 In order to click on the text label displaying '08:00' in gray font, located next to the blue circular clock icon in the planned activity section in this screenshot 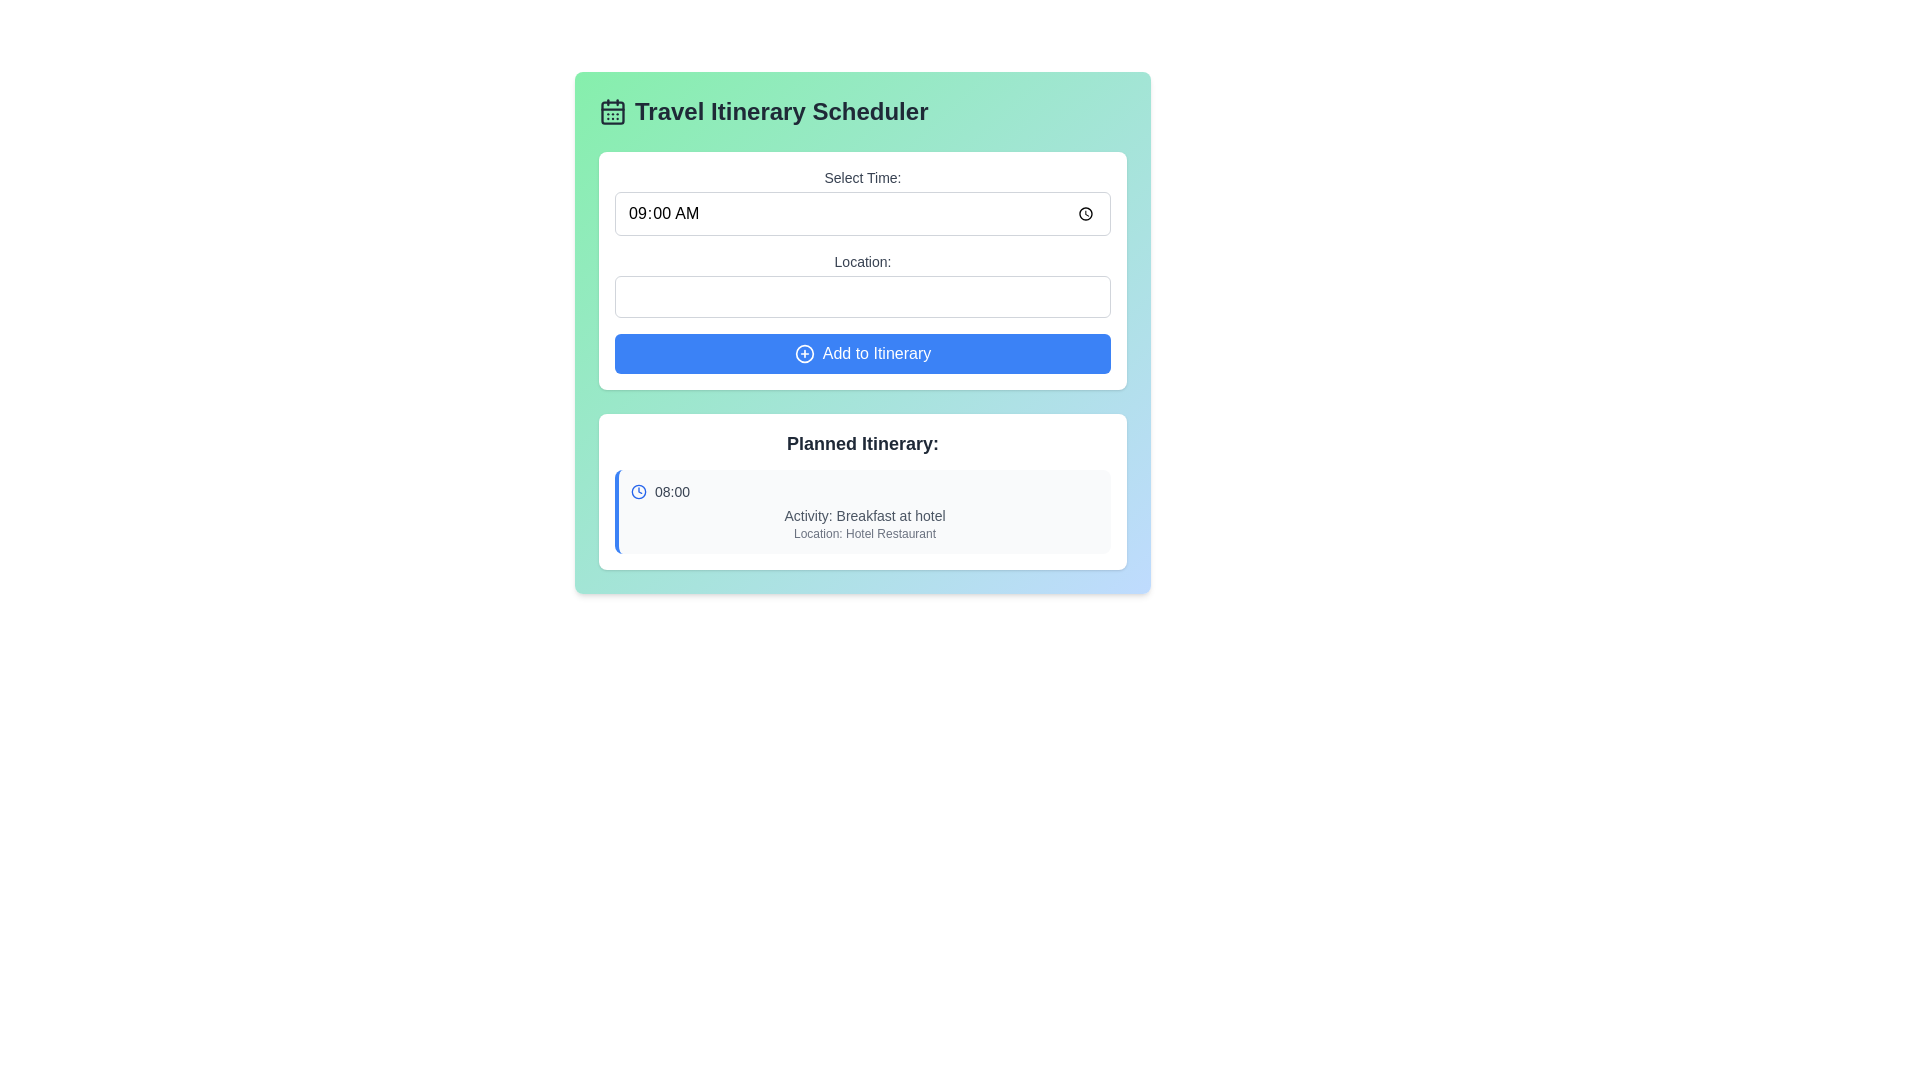, I will do `click(672, 492)`.